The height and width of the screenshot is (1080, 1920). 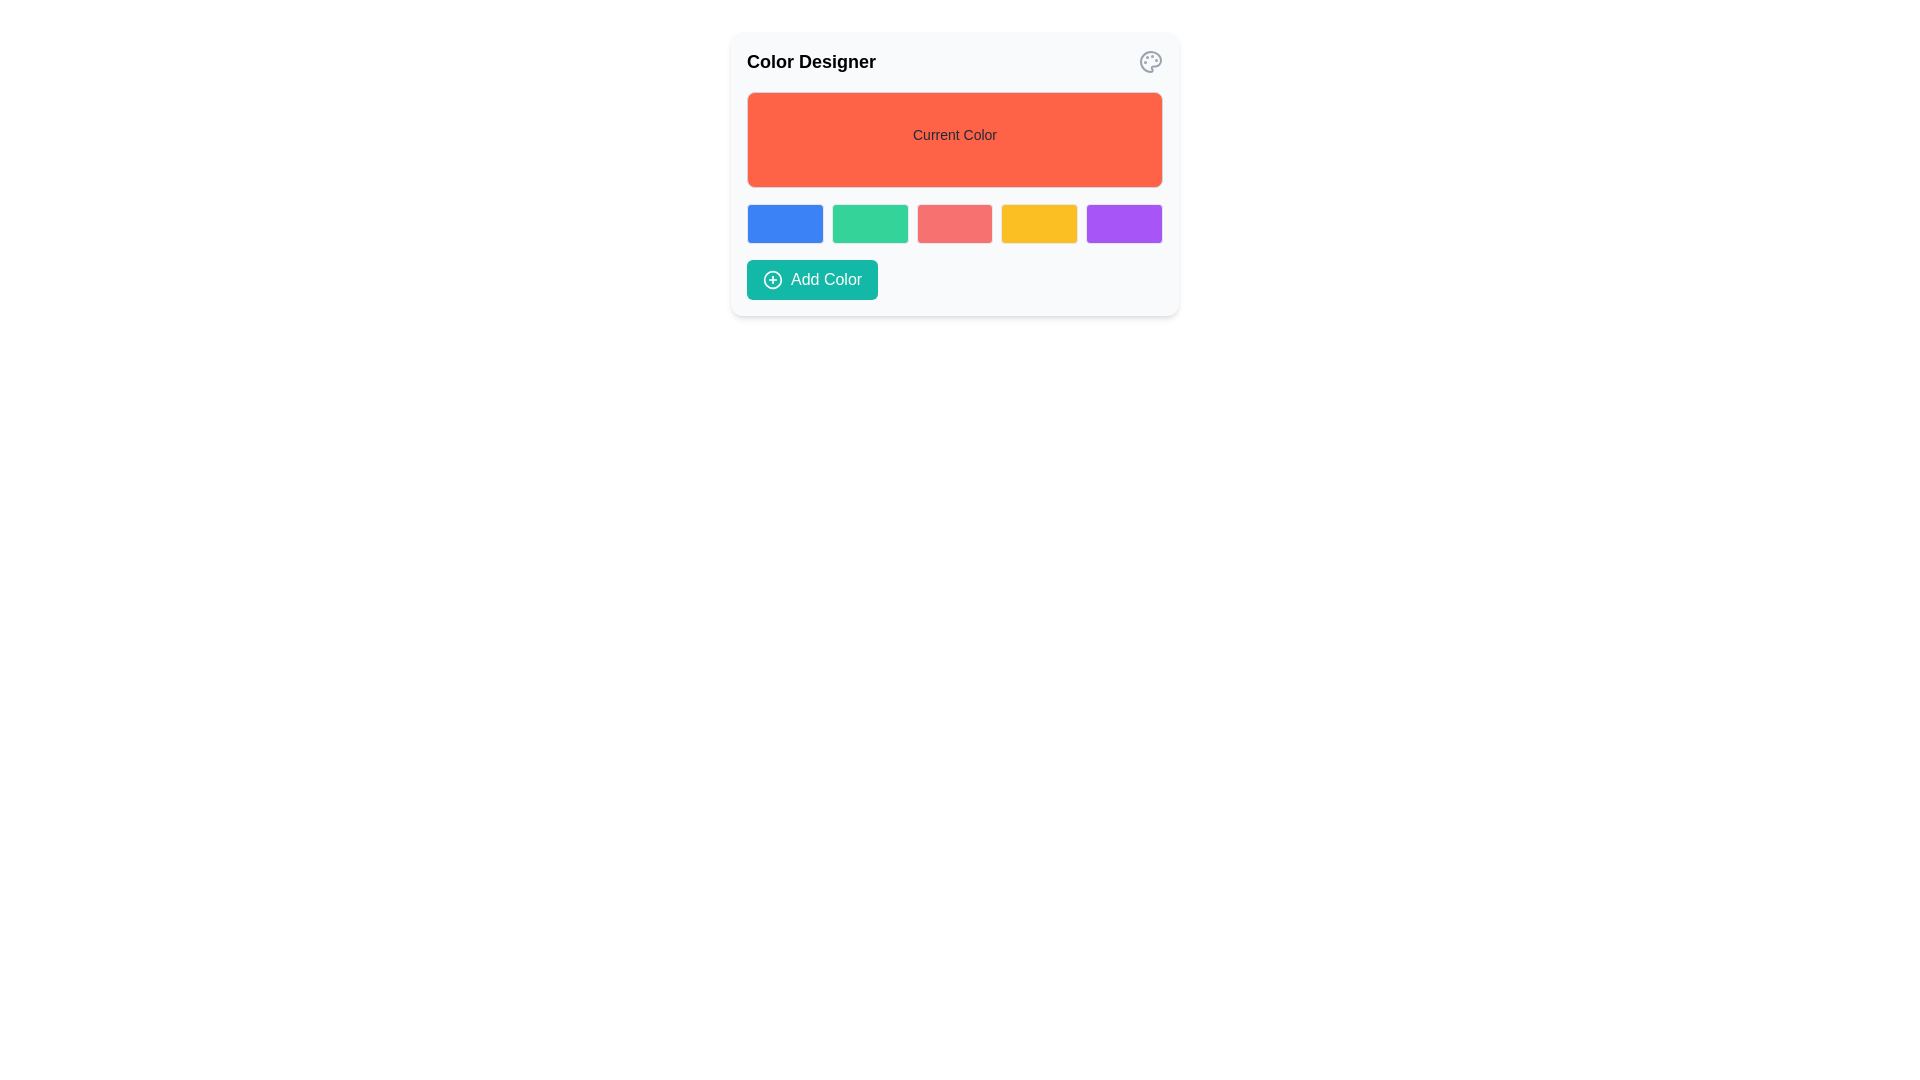 What do you see at coordinates (784, 223) in the screenshot?
I see `the first rectangular button with rounded corners and a solid blue background located beneath the 'Current Color' section` at bounding box center [784, 223].